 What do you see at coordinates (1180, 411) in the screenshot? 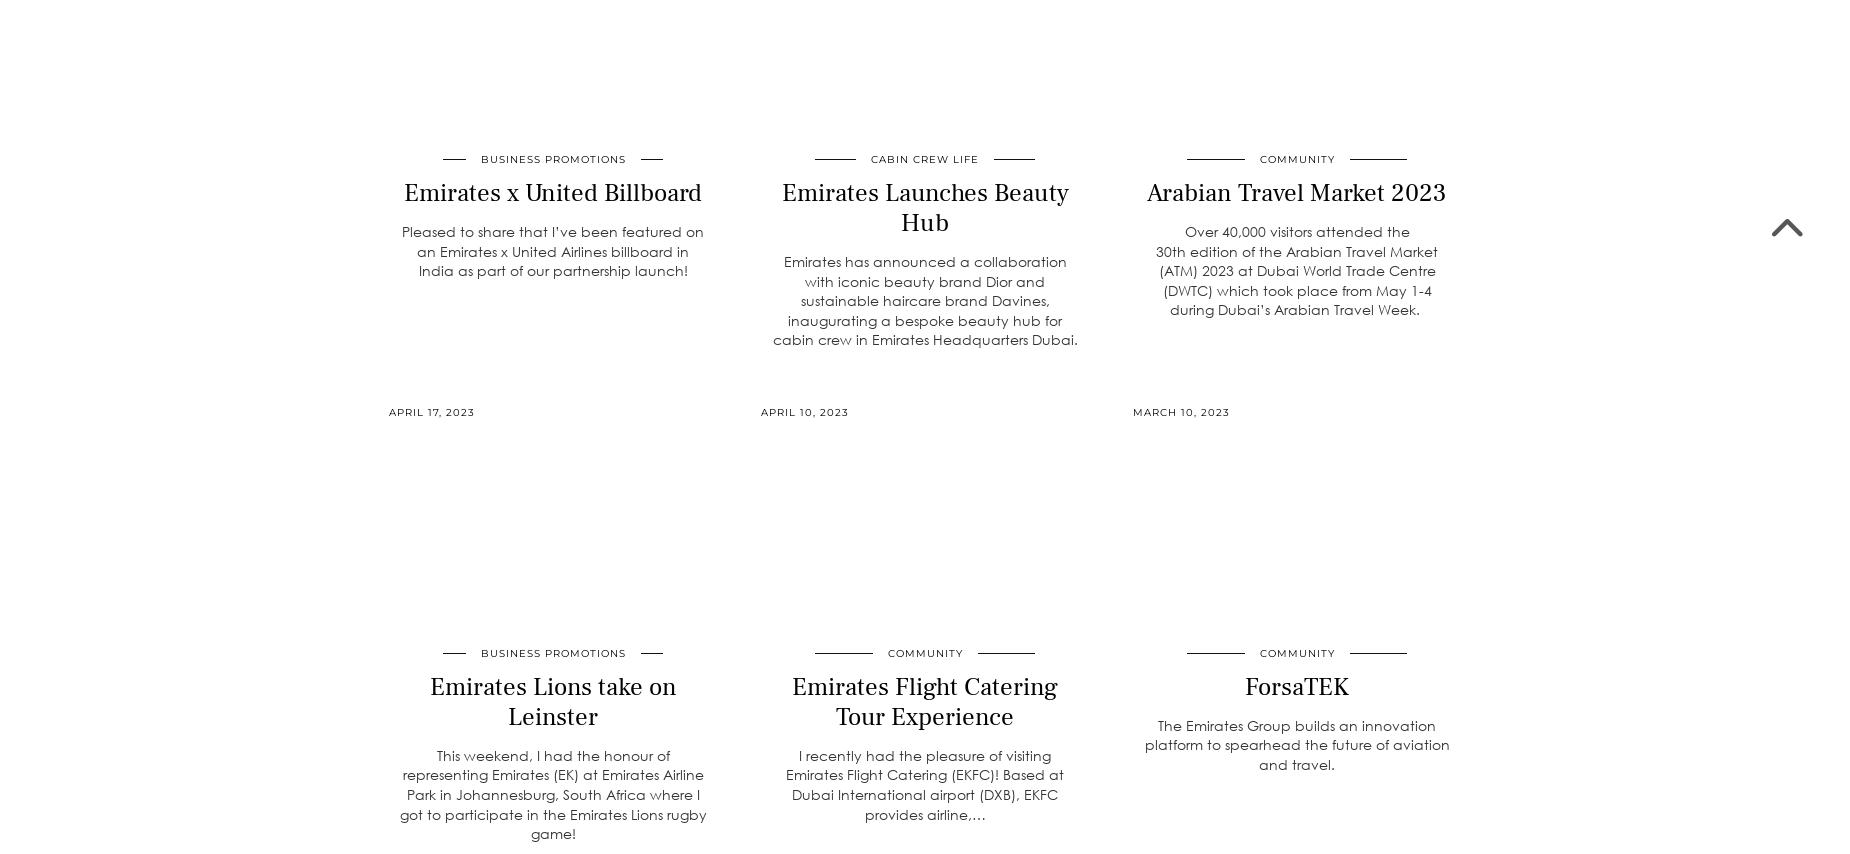
I see `'March 10, 2023'` at bounding box center [1180, 411].